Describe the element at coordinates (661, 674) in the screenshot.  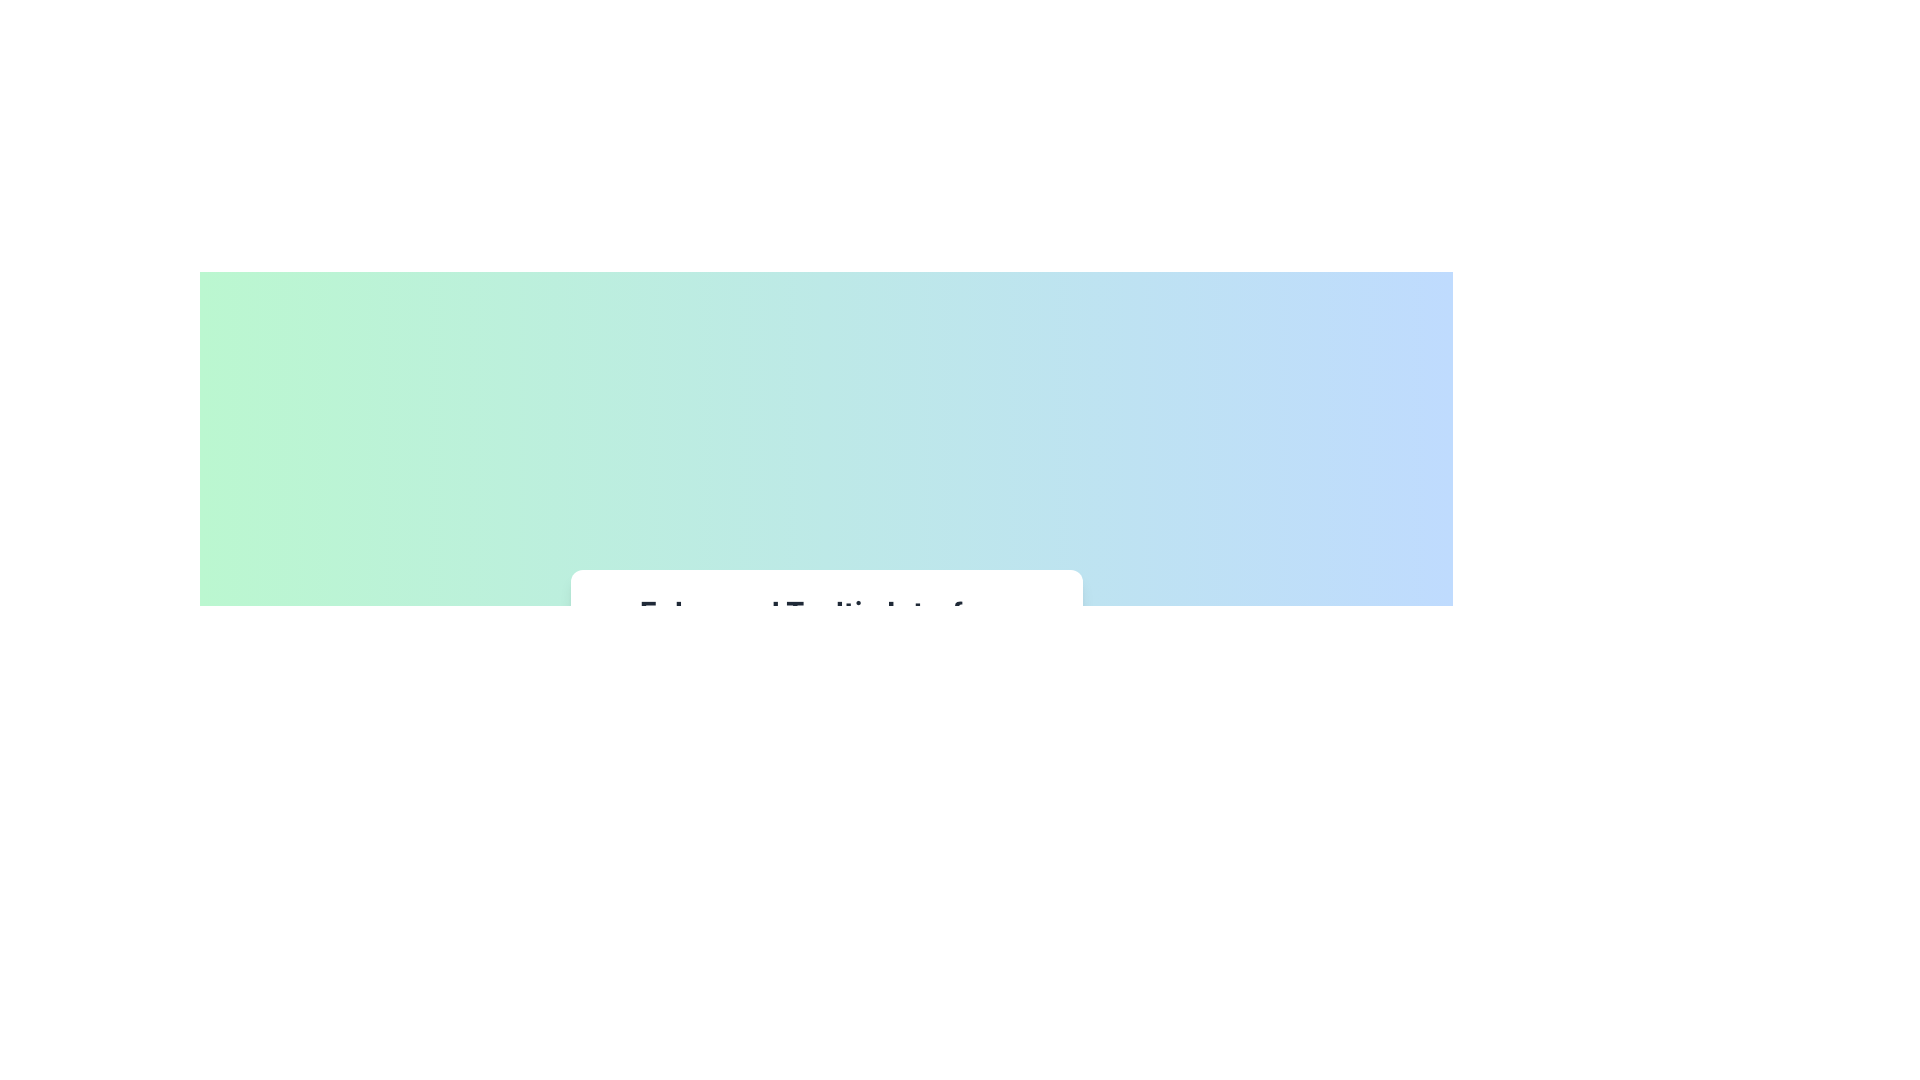
I see `the second button below the title 'Enhanced Tooltip Interface'` at that location.